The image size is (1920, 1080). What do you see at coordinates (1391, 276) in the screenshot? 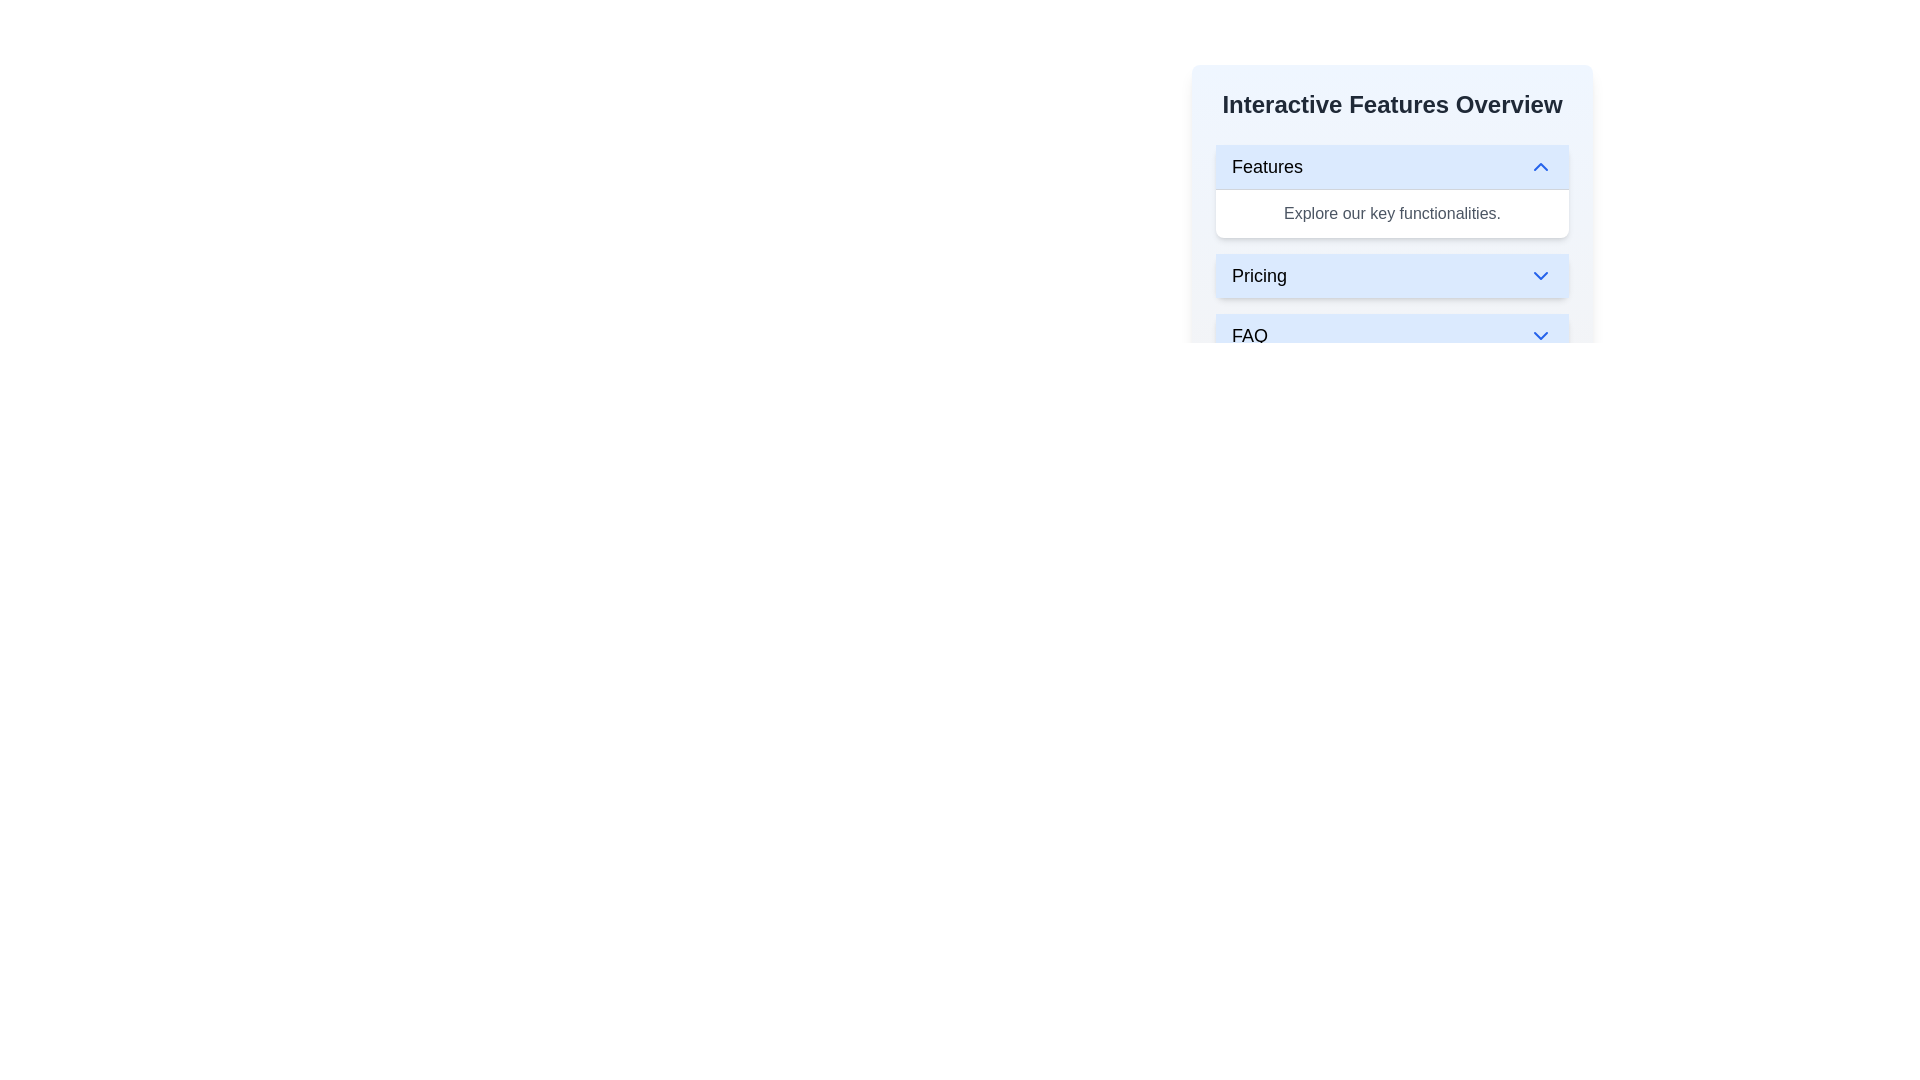
I see `the 'Pricing' button, which is the second item in the vertical stack of collapsible sections` at bounding box center [1391, 276].